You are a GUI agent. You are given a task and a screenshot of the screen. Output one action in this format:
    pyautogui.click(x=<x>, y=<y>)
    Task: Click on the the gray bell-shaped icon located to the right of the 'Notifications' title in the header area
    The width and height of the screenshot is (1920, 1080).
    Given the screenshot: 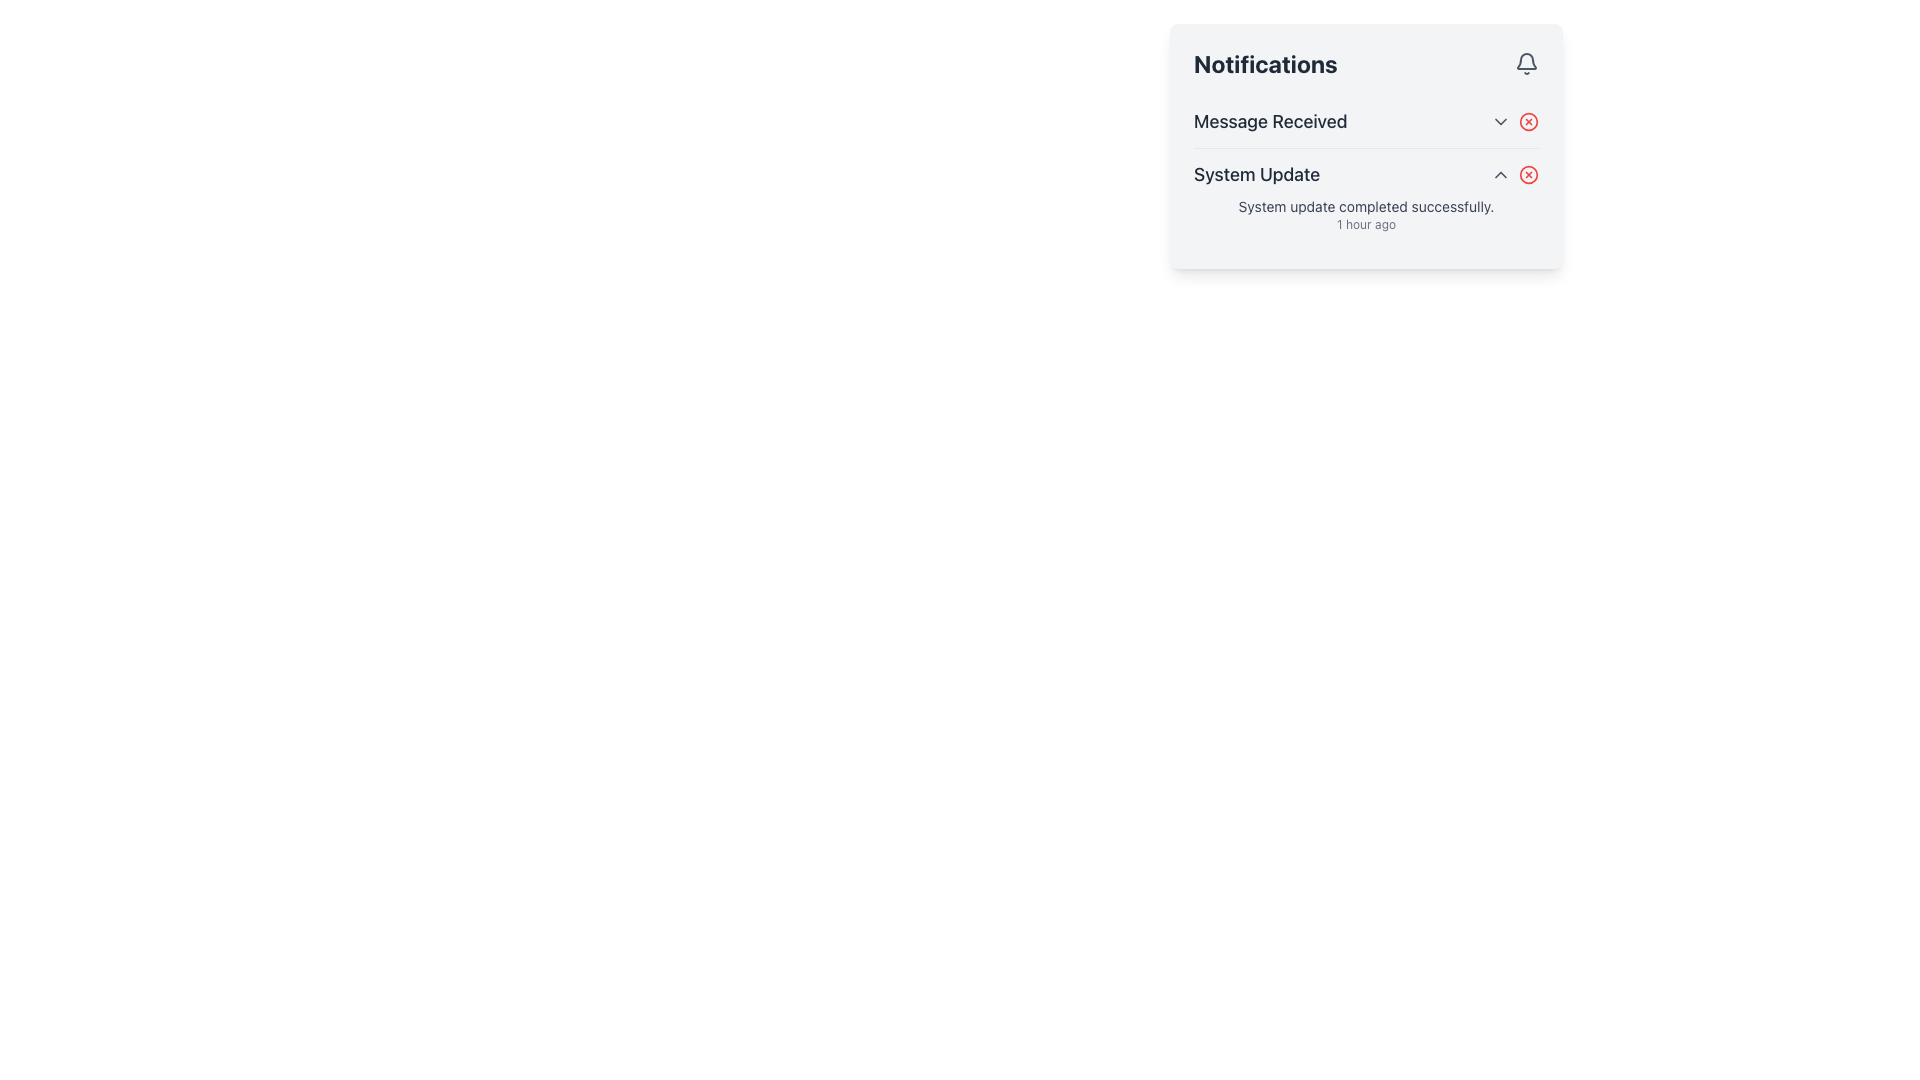 What is the action you would take?
    pyautogui.click(x=1525, y=63)
    